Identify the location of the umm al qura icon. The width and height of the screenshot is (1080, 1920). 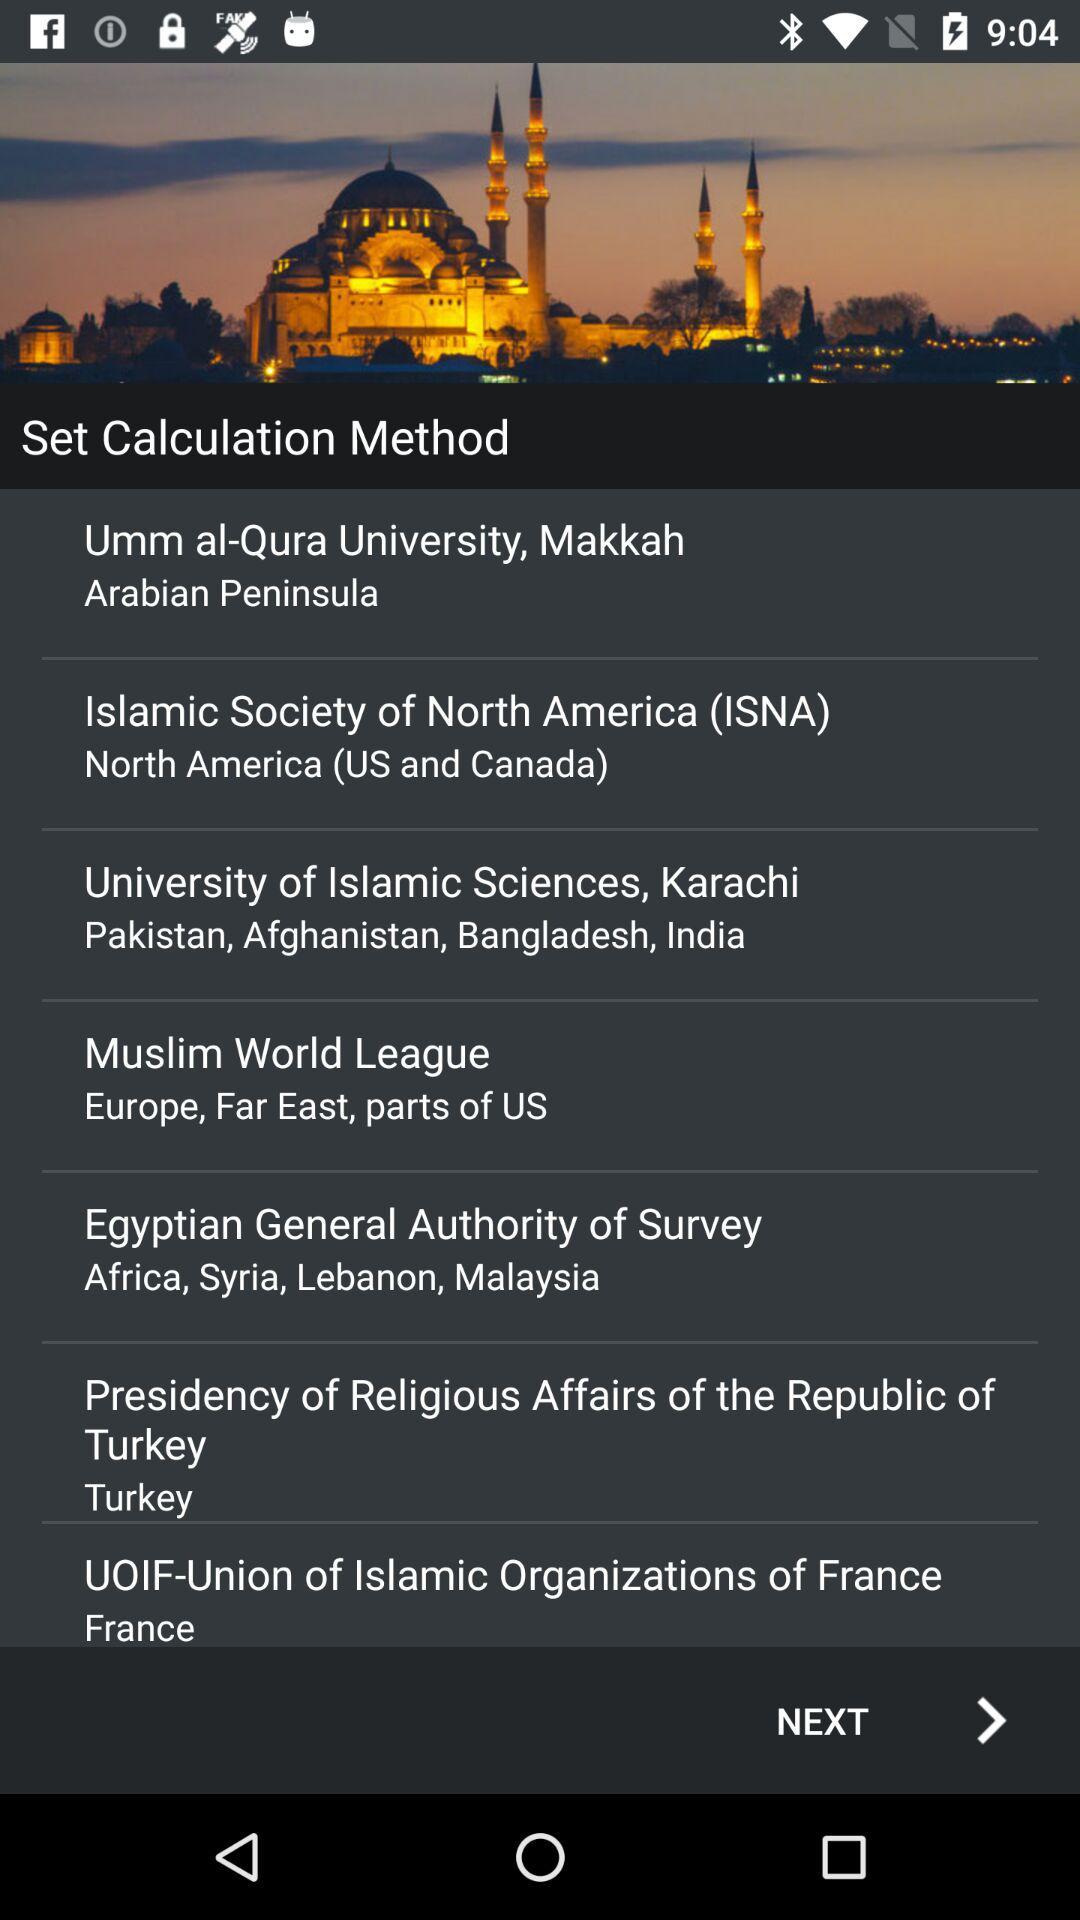
(540, 538).